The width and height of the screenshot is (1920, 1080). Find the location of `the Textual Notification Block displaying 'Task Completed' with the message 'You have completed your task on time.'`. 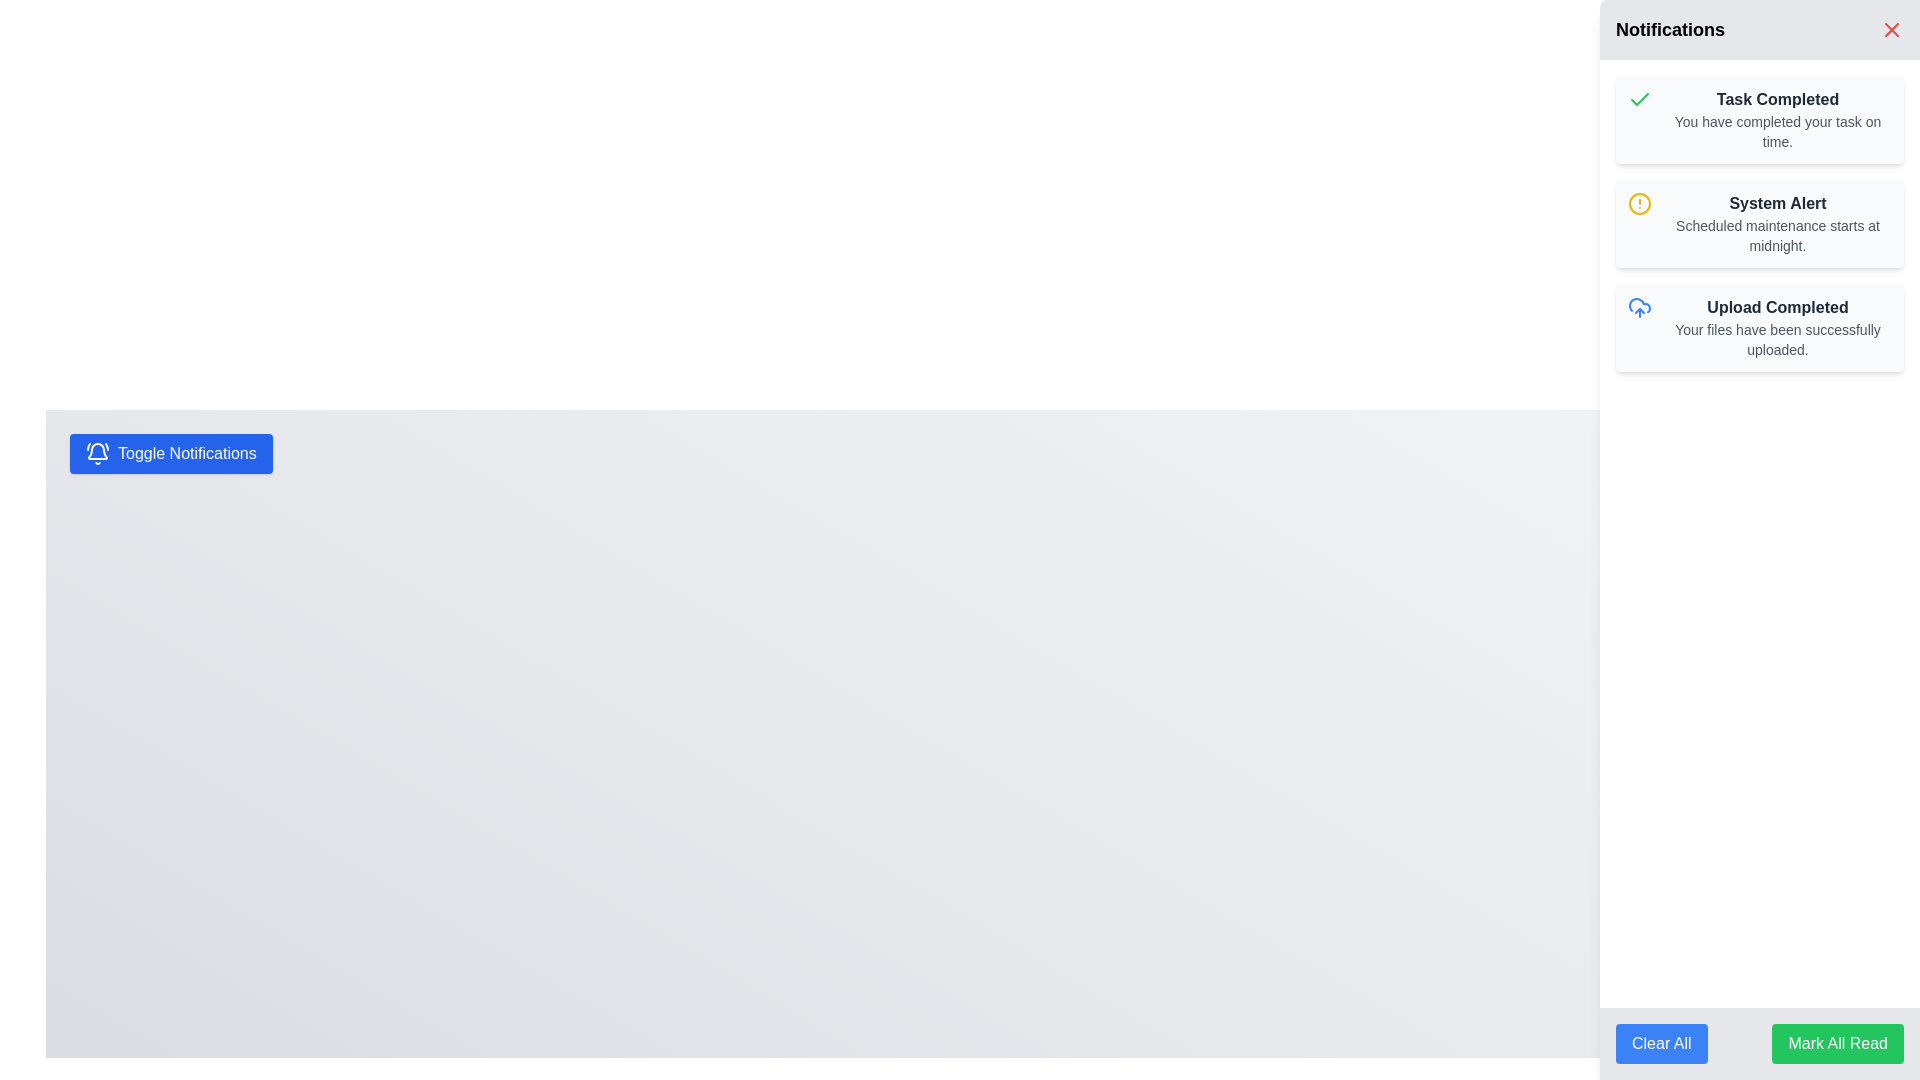

the Textual Notification Block displaying 'Task Completed' with the message 'You have completed your task on time.' is located at coordinates (1777, 119).